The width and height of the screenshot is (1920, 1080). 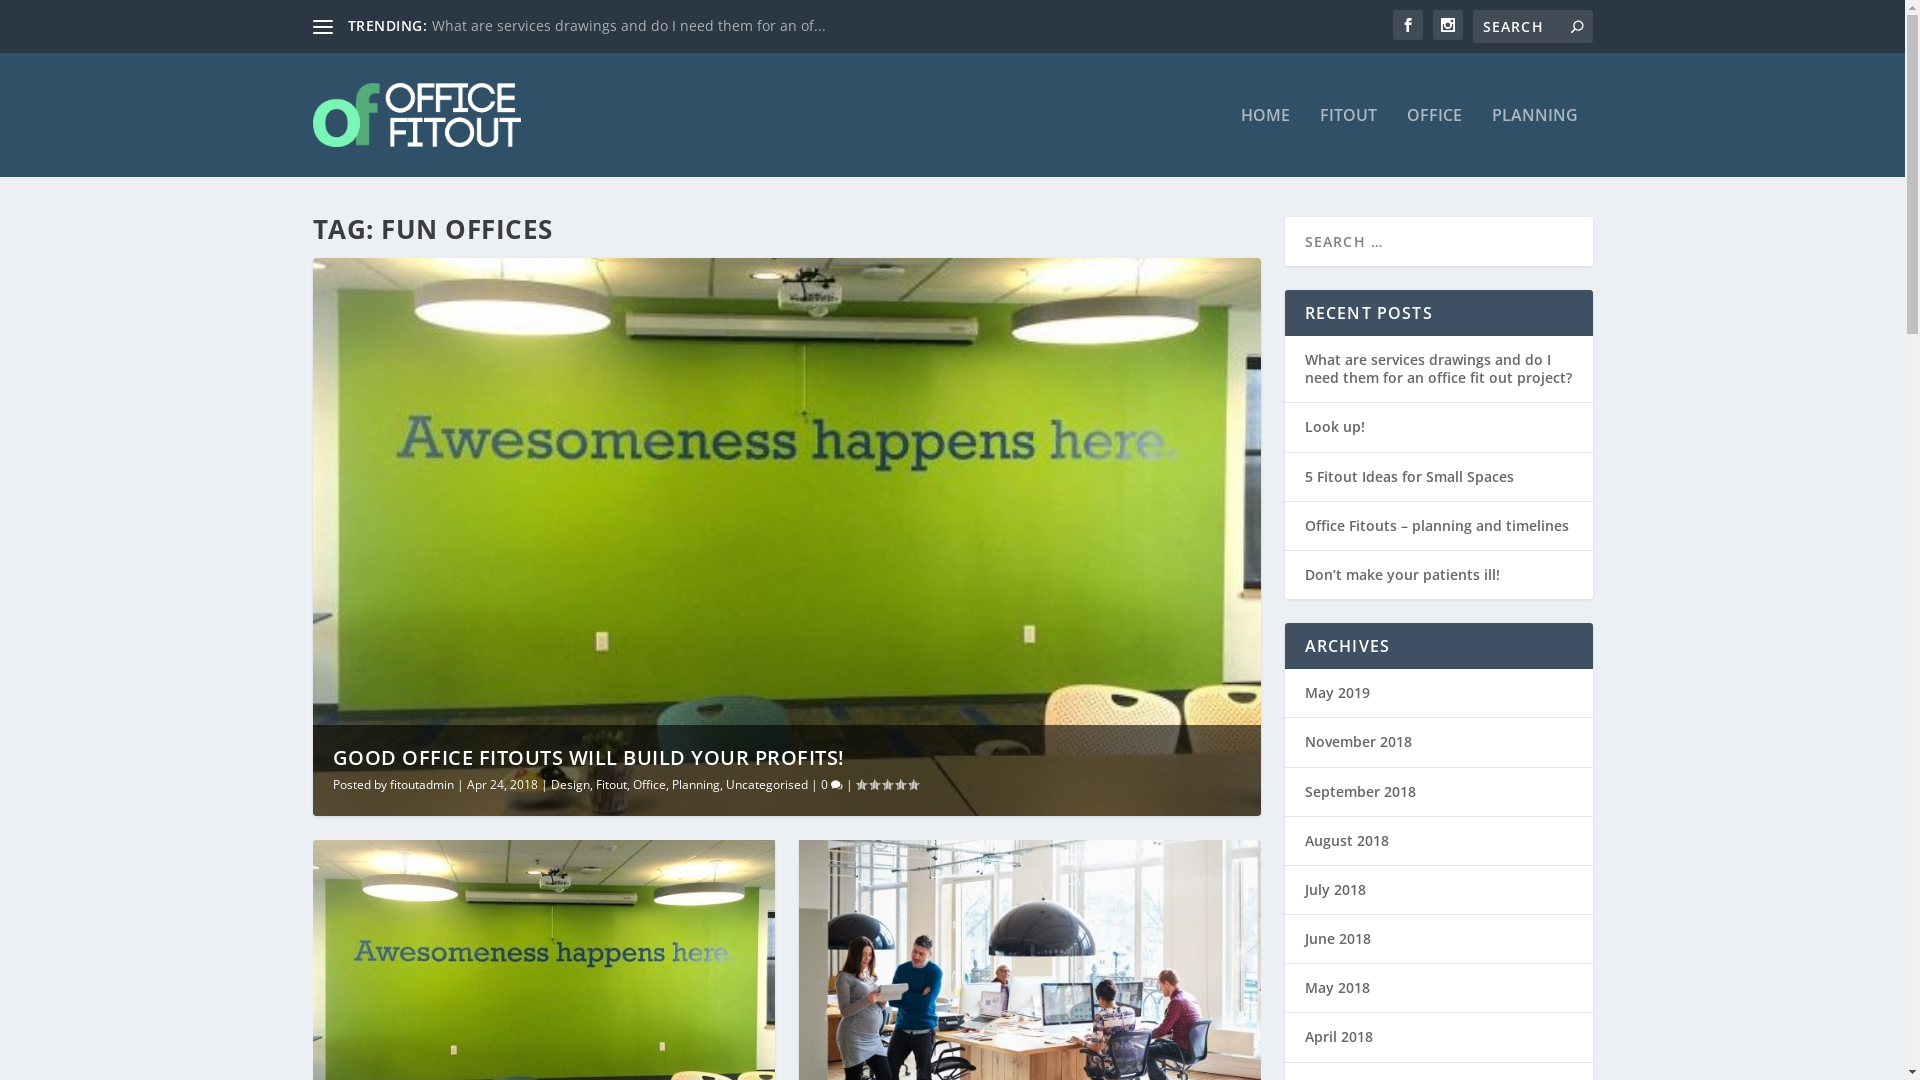 What do you see at coordinates (1320, 141) in the screenshot?
I see `'FITOUT'` at bounding box center [1320, 141].